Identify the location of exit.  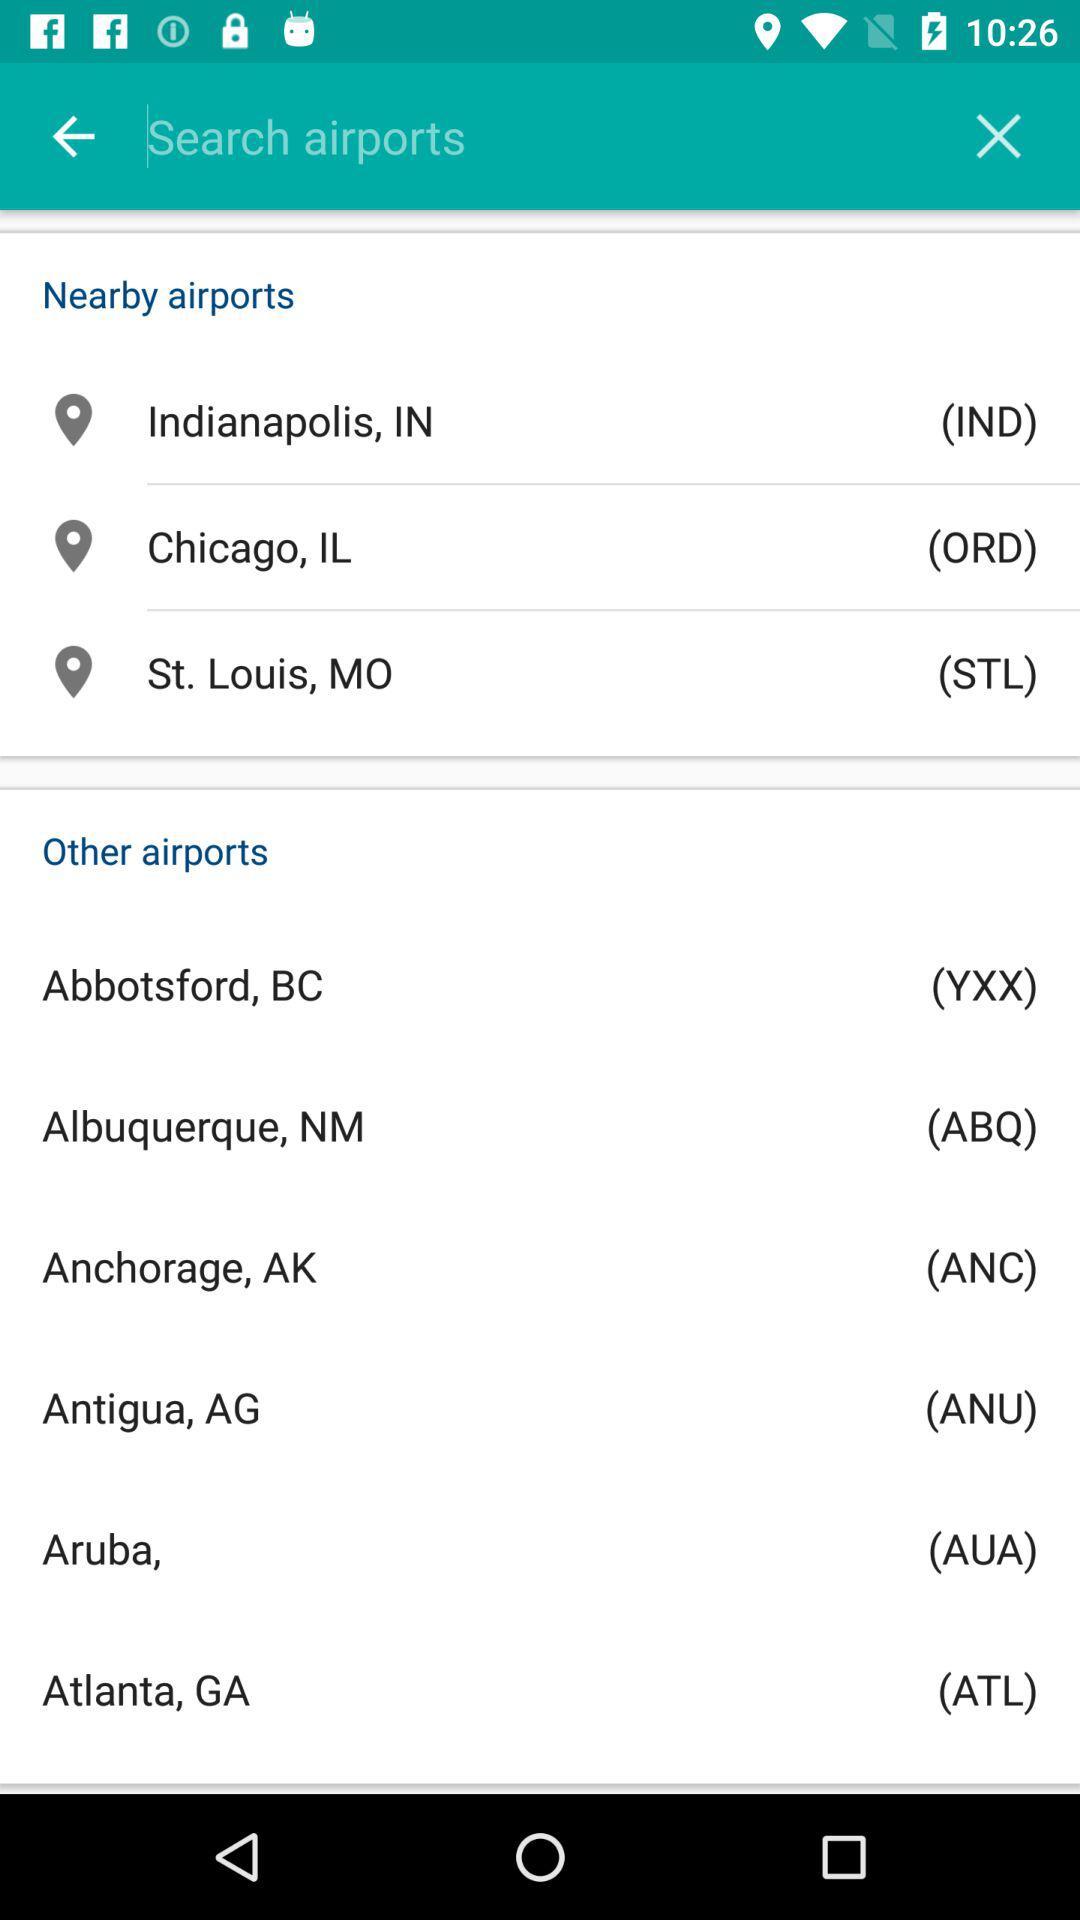
(998, 135).